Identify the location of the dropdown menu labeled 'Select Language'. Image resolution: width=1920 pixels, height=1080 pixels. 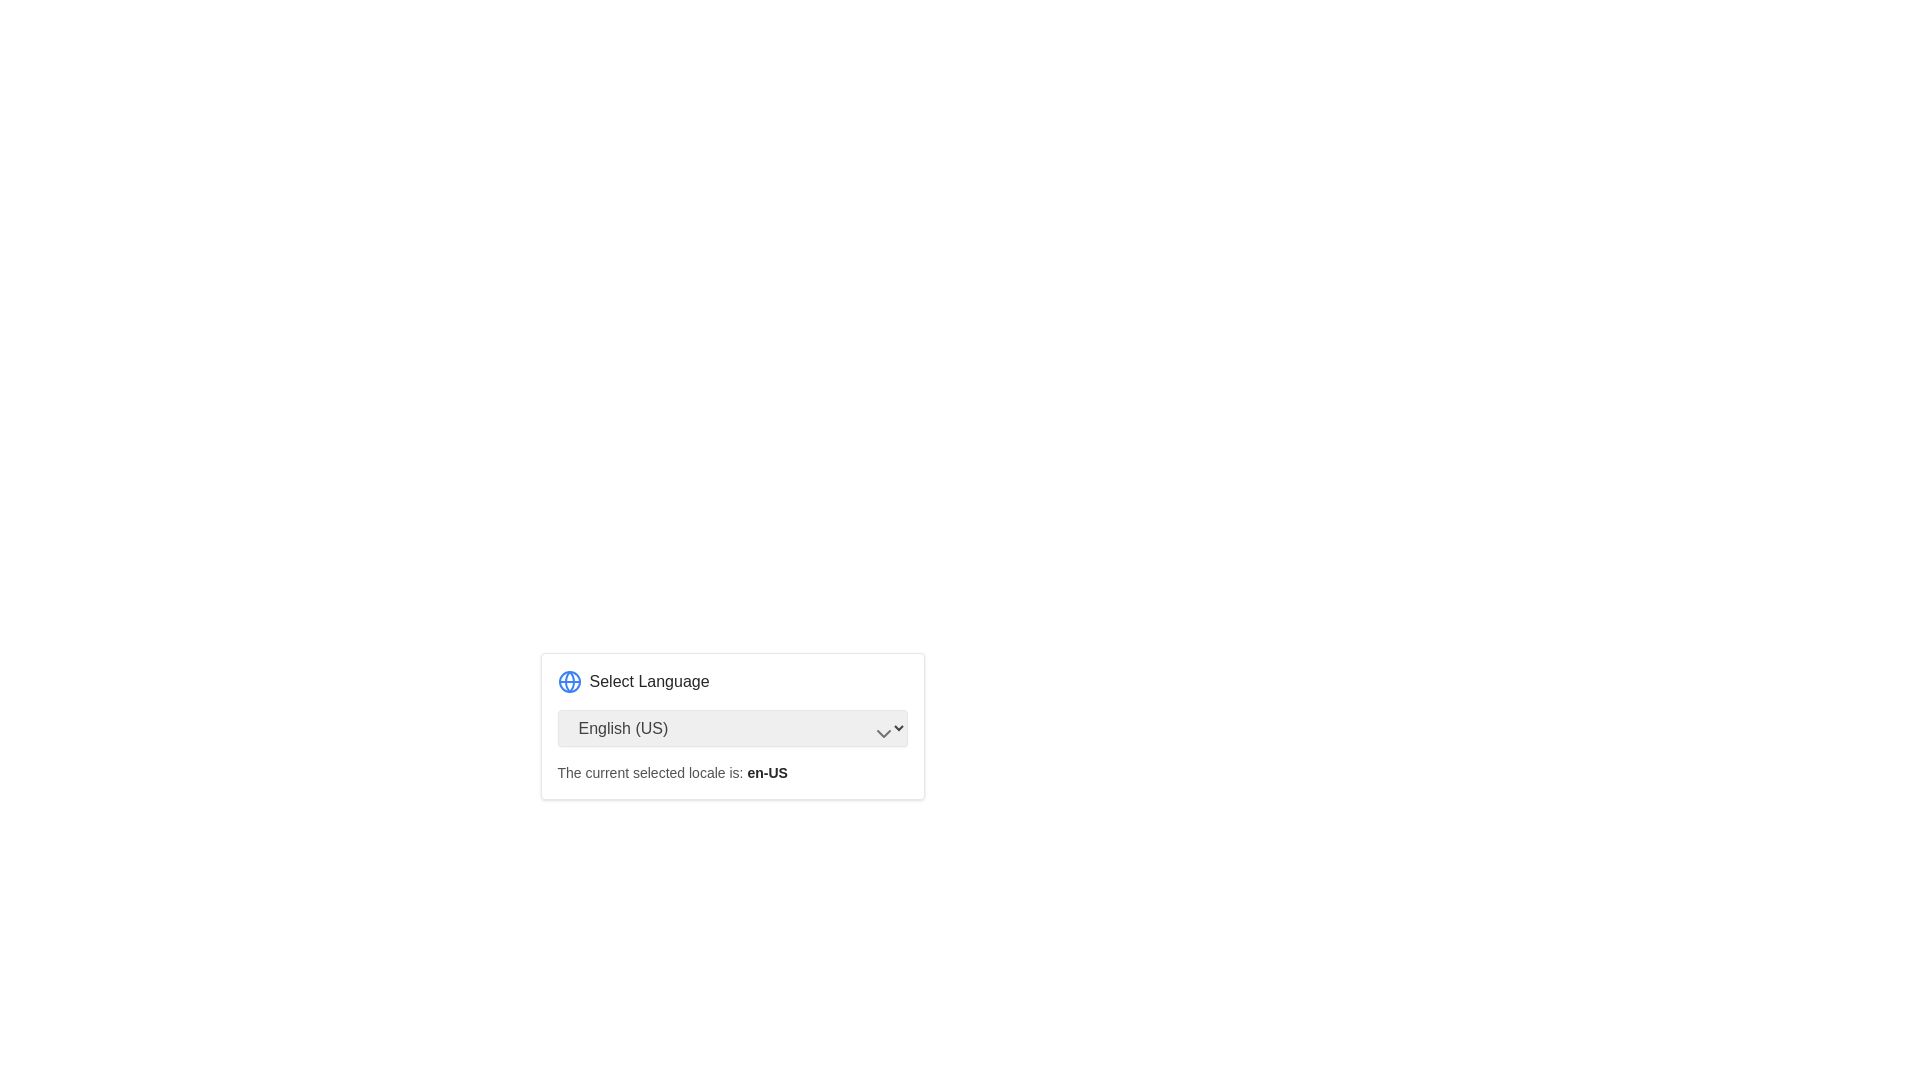
(731, 726).